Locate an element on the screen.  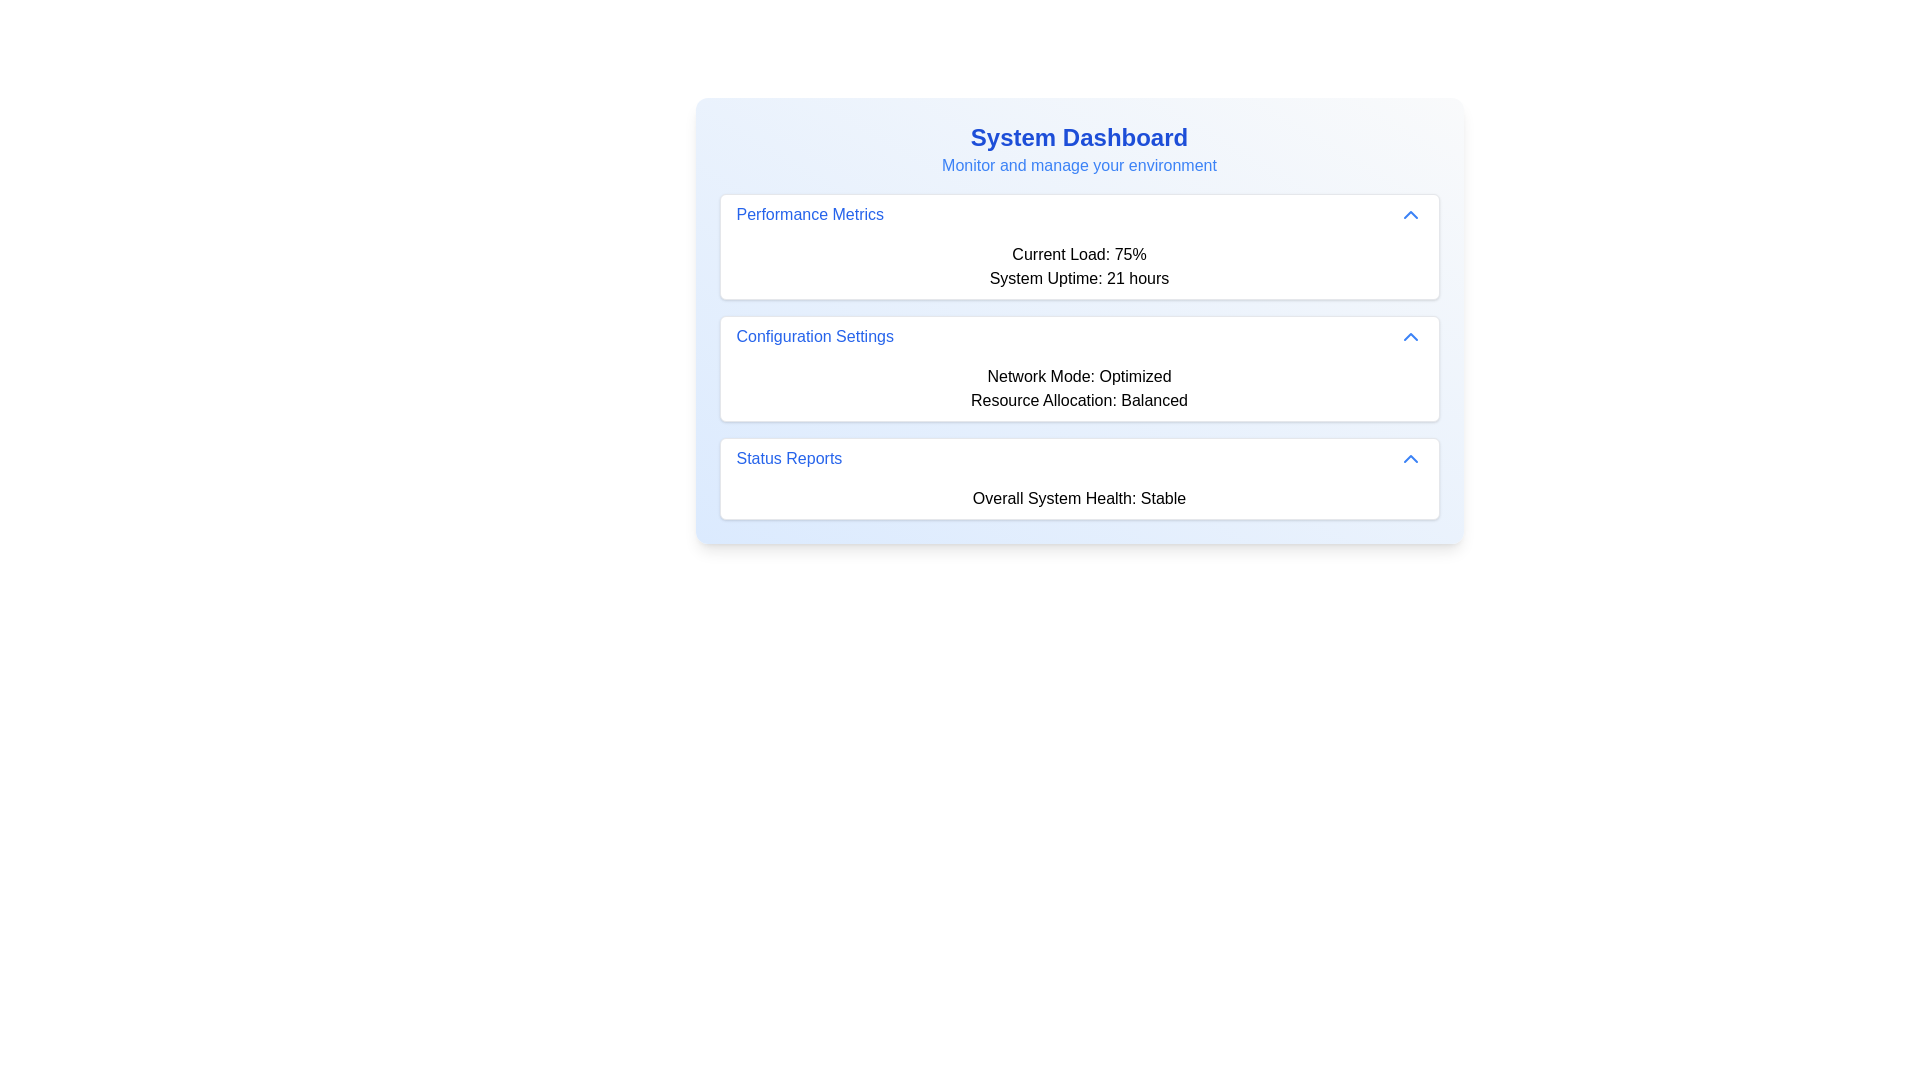
the upward-pointing chevron icon styled in blue, located at the far right of the 'Status Reports' section header is located at coordinates (1409, 459).